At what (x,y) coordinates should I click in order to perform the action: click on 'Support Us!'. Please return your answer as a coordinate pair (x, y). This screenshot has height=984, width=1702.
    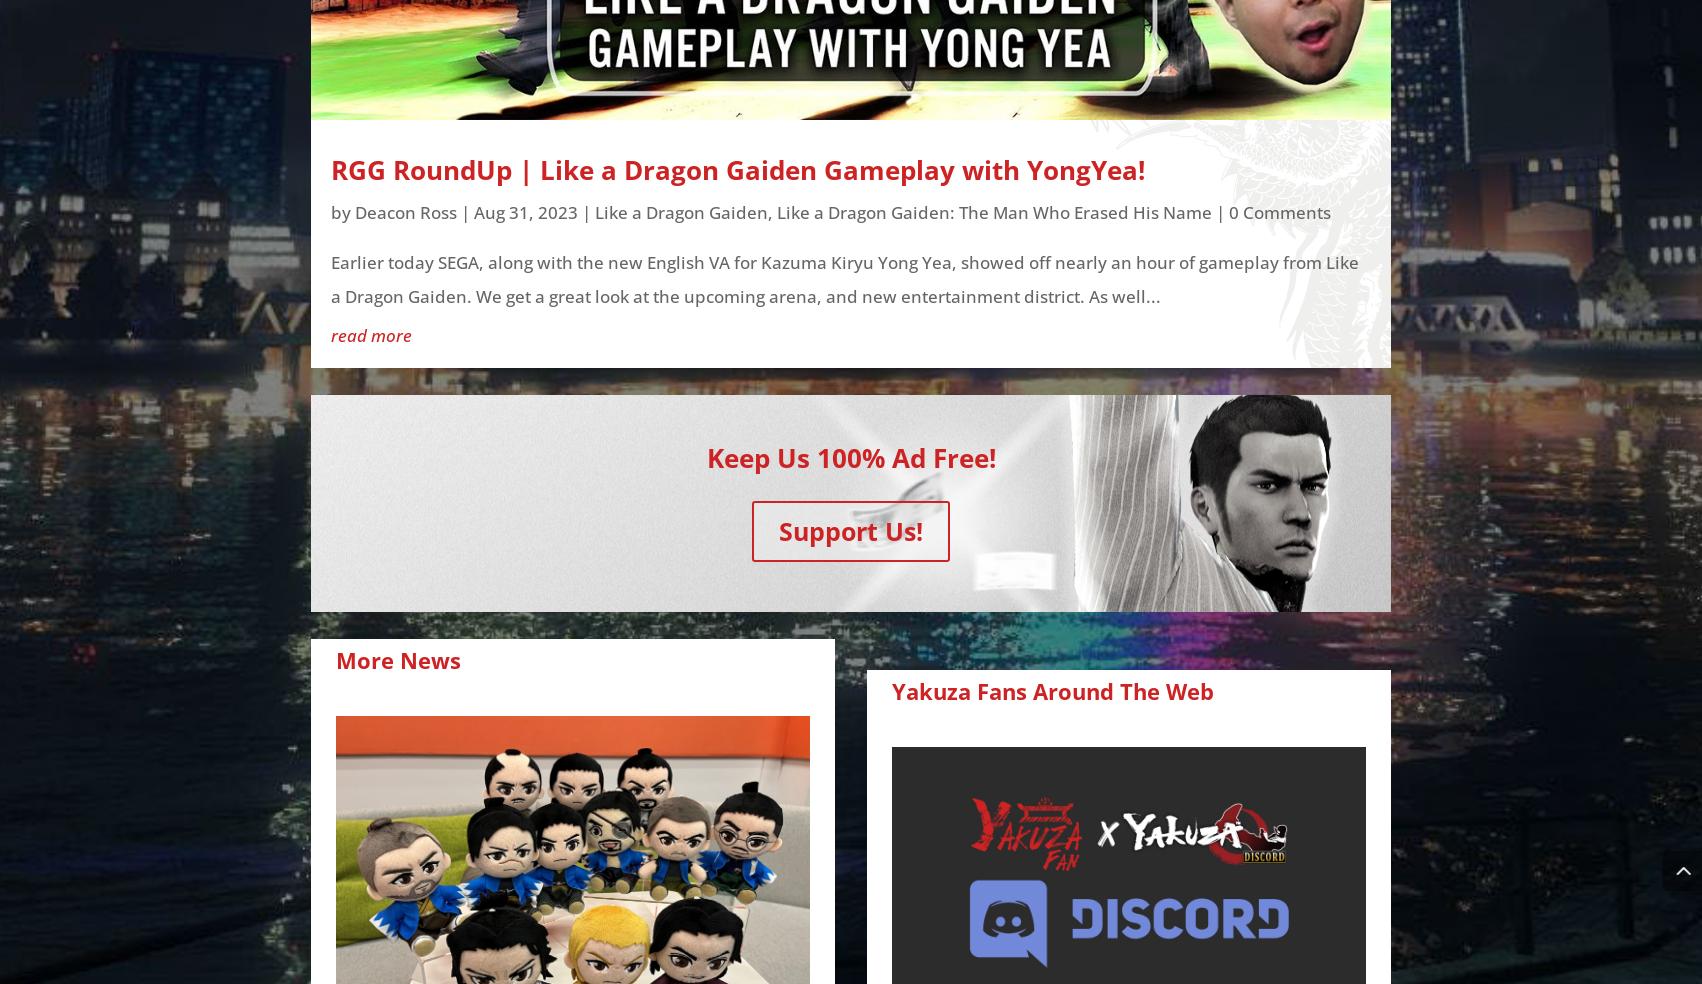
    Looking at the image, I should click on (851, 529).